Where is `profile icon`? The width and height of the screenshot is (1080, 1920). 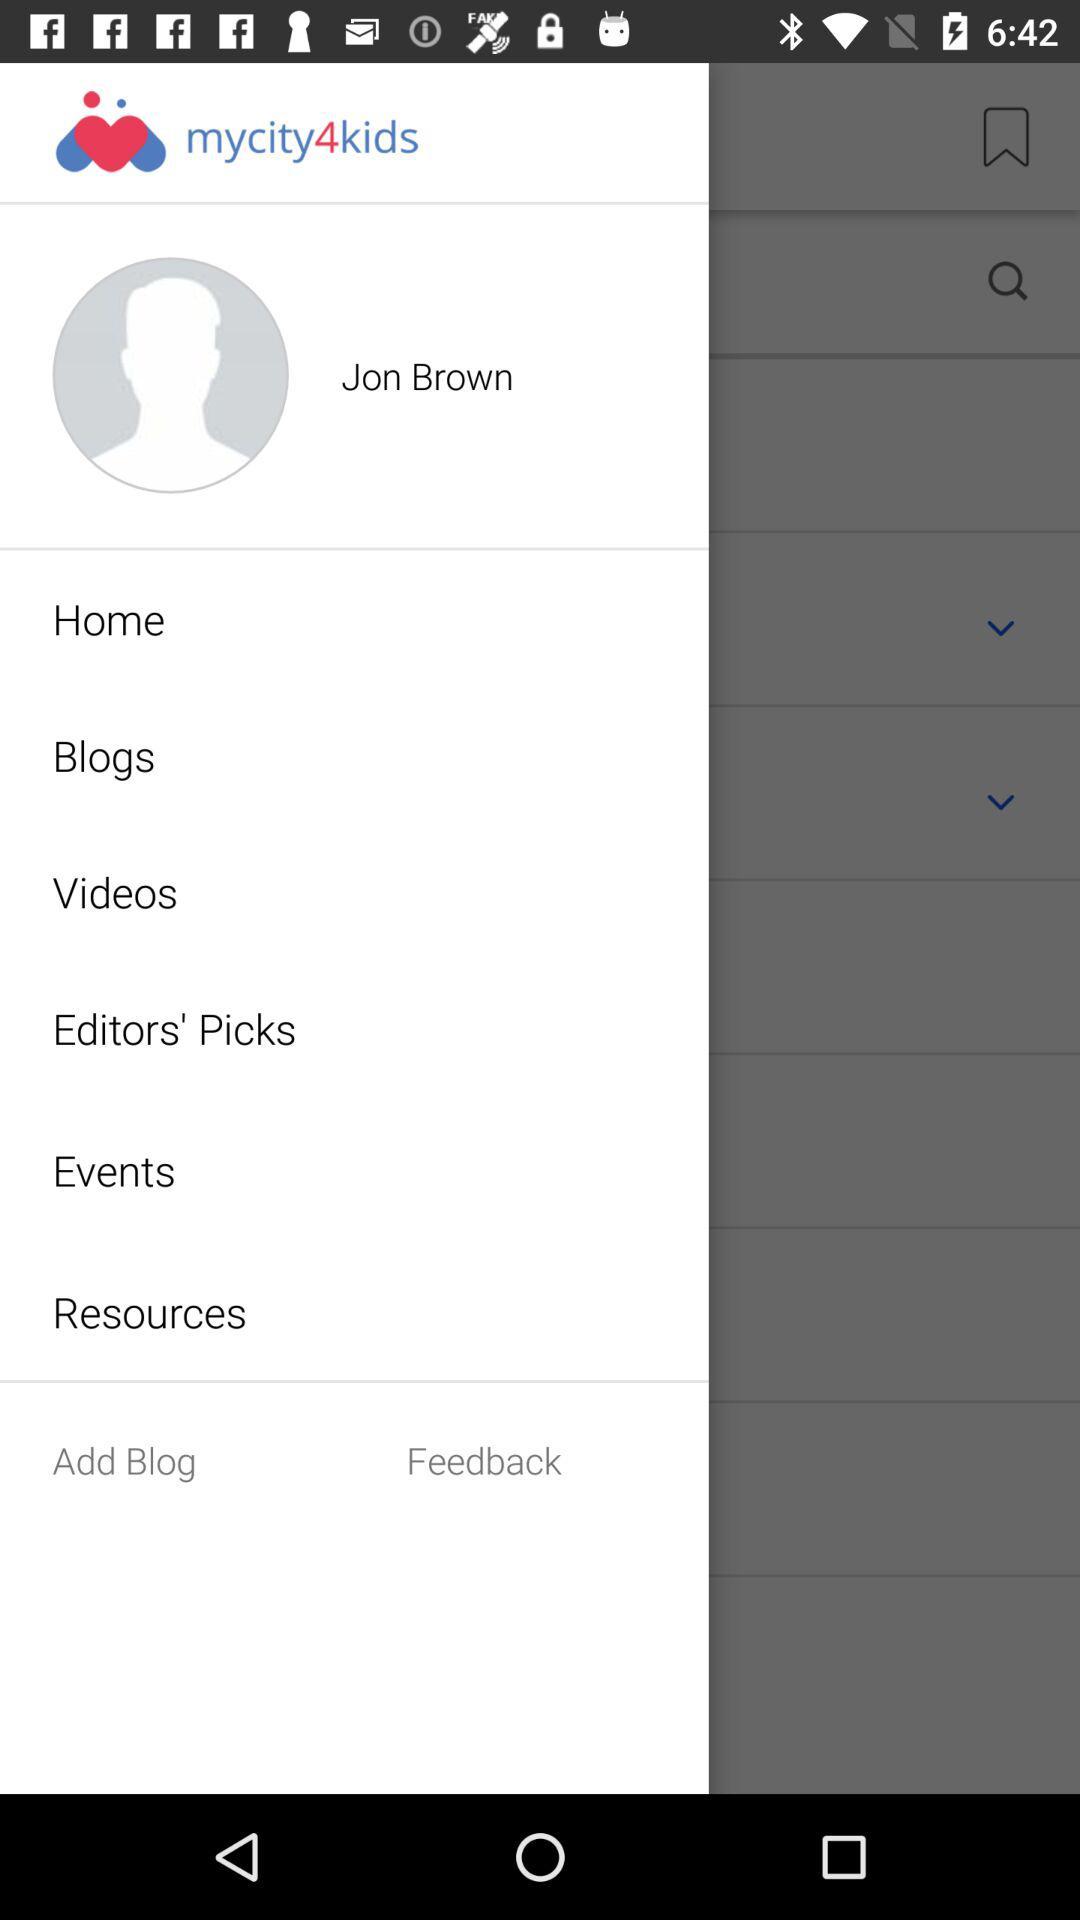 profile icon is located at coordinates (169, 375).